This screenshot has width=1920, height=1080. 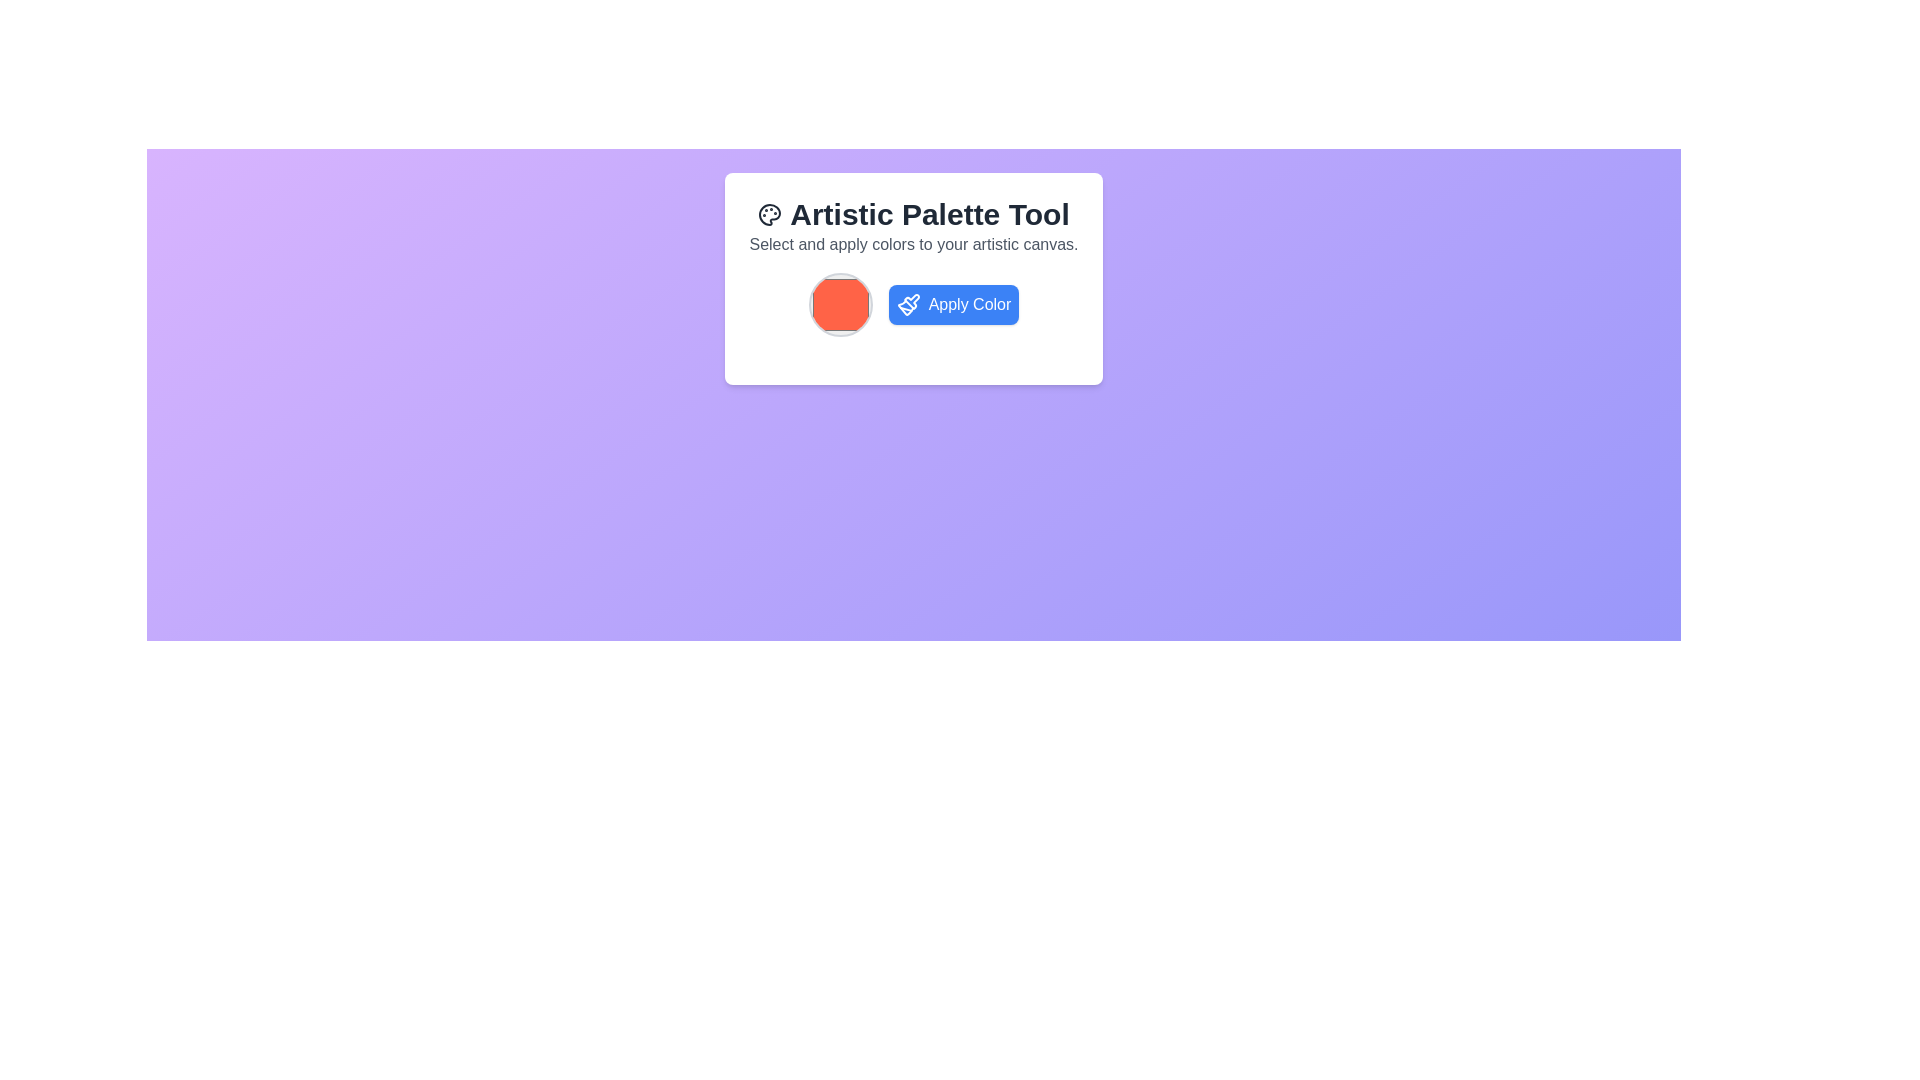 What do you see at coordinates (769, 215) in the screenshot?
I see `the palette icon representing the 'Artistic Palette Tool' located in the header section of the interface, positioned to the far left of the title text` at bounding box center [769, 215].